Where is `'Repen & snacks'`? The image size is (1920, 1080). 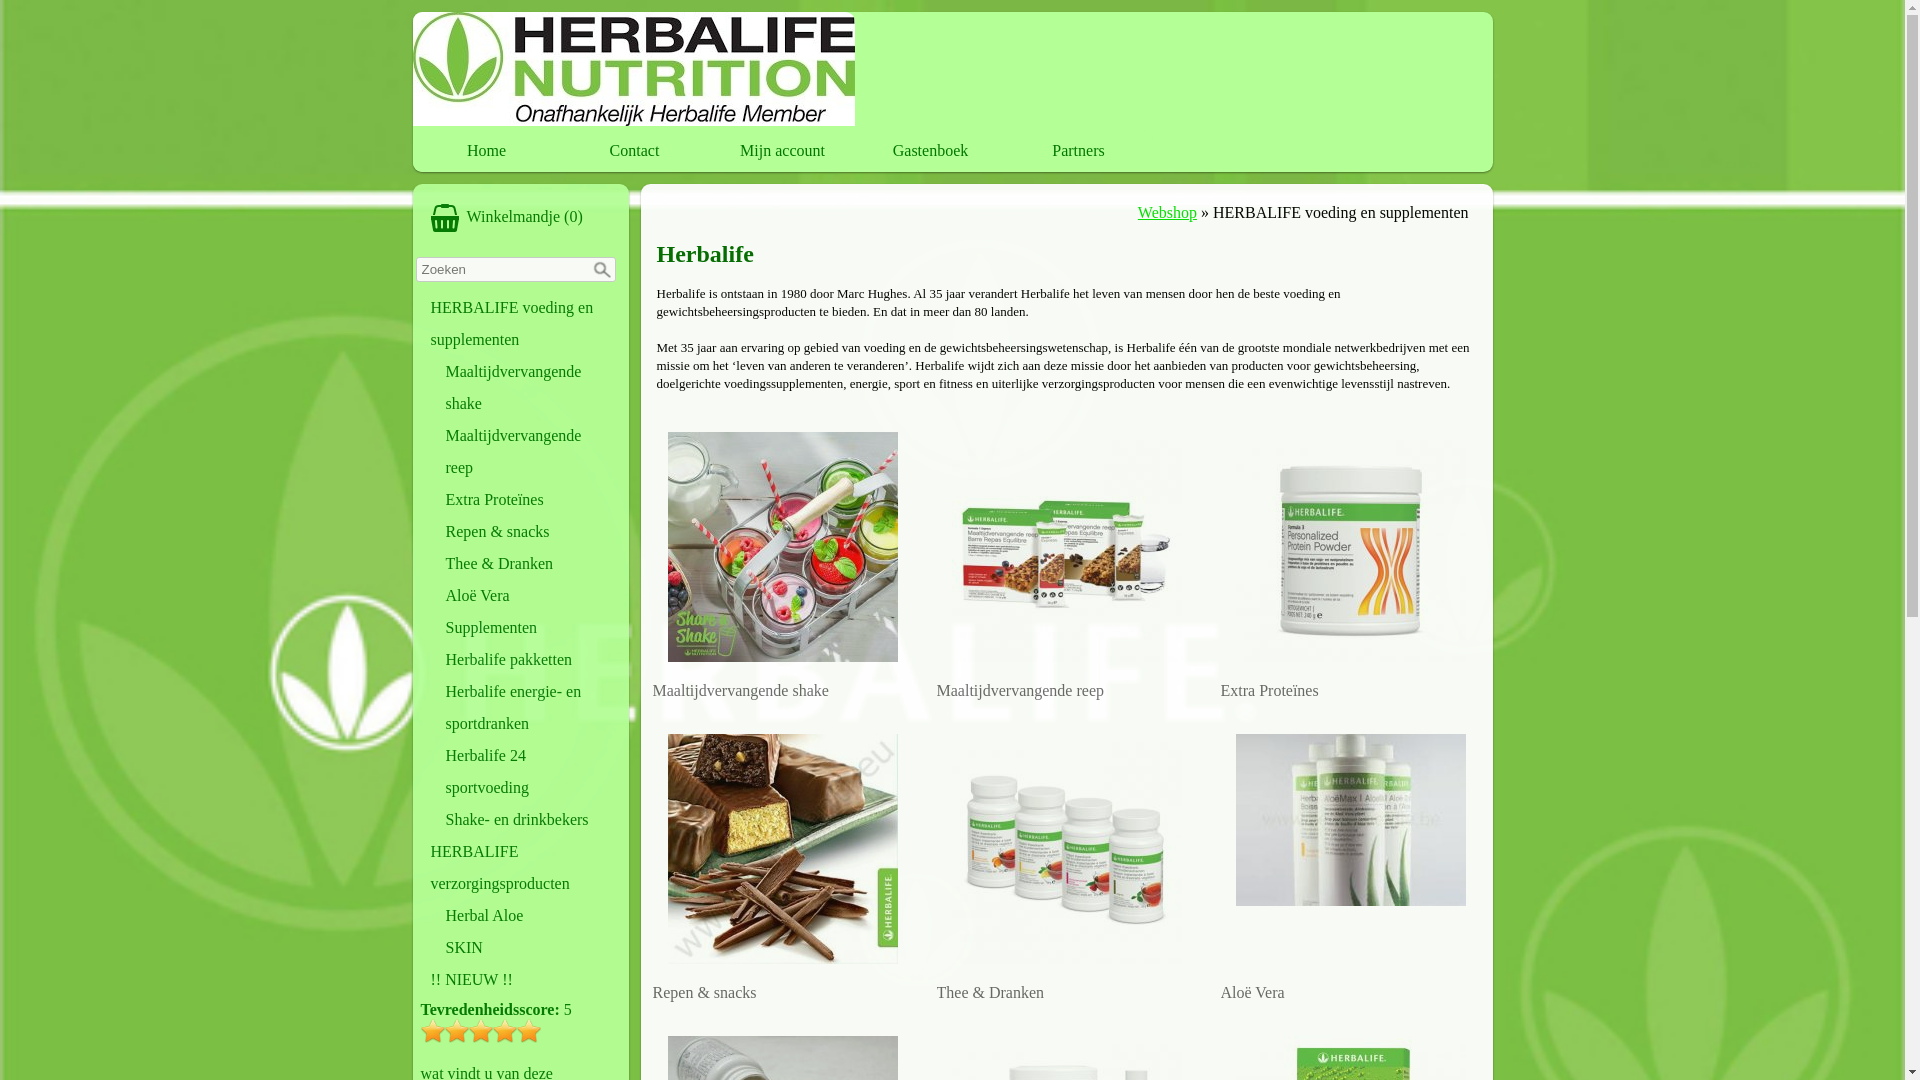 'Repen & snacks' is located at coordinates (781, 862).